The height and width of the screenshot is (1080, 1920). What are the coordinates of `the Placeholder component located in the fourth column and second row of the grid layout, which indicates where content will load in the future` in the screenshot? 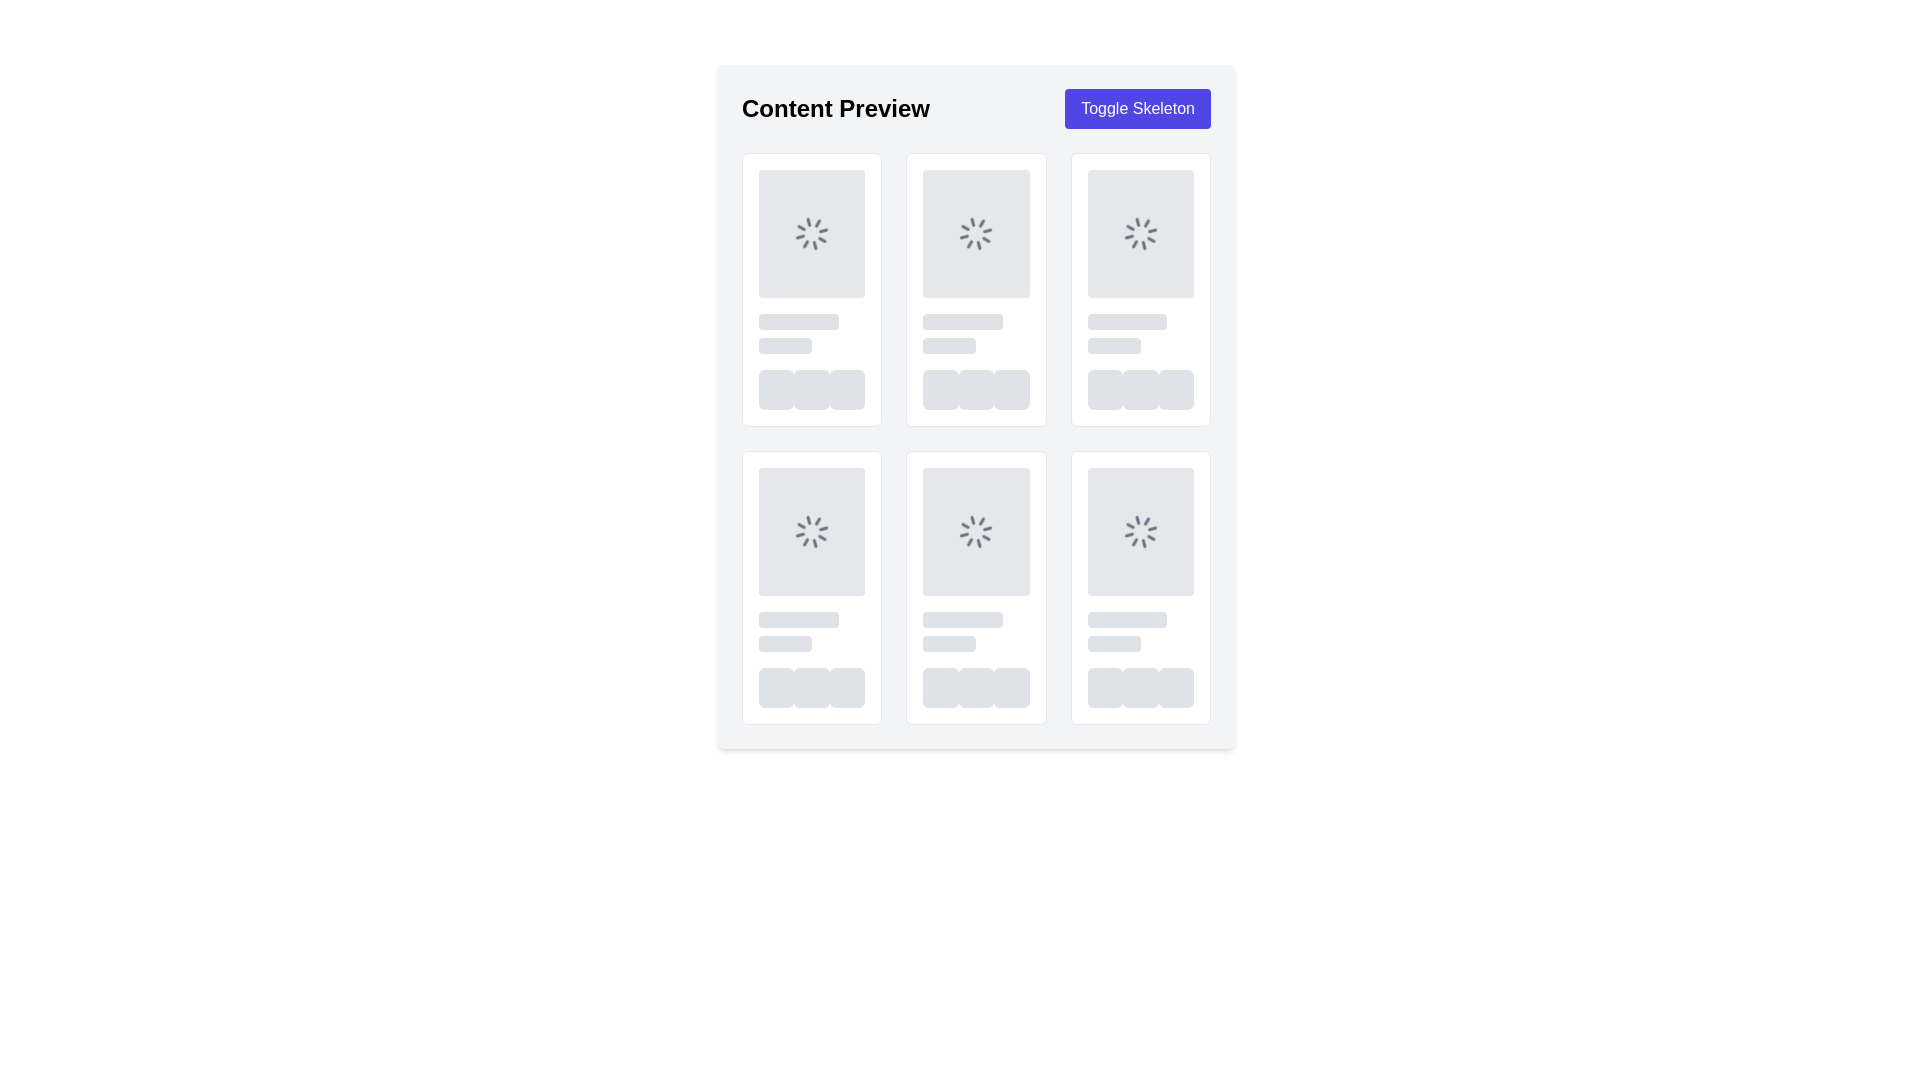 It's located at (1140, 333).